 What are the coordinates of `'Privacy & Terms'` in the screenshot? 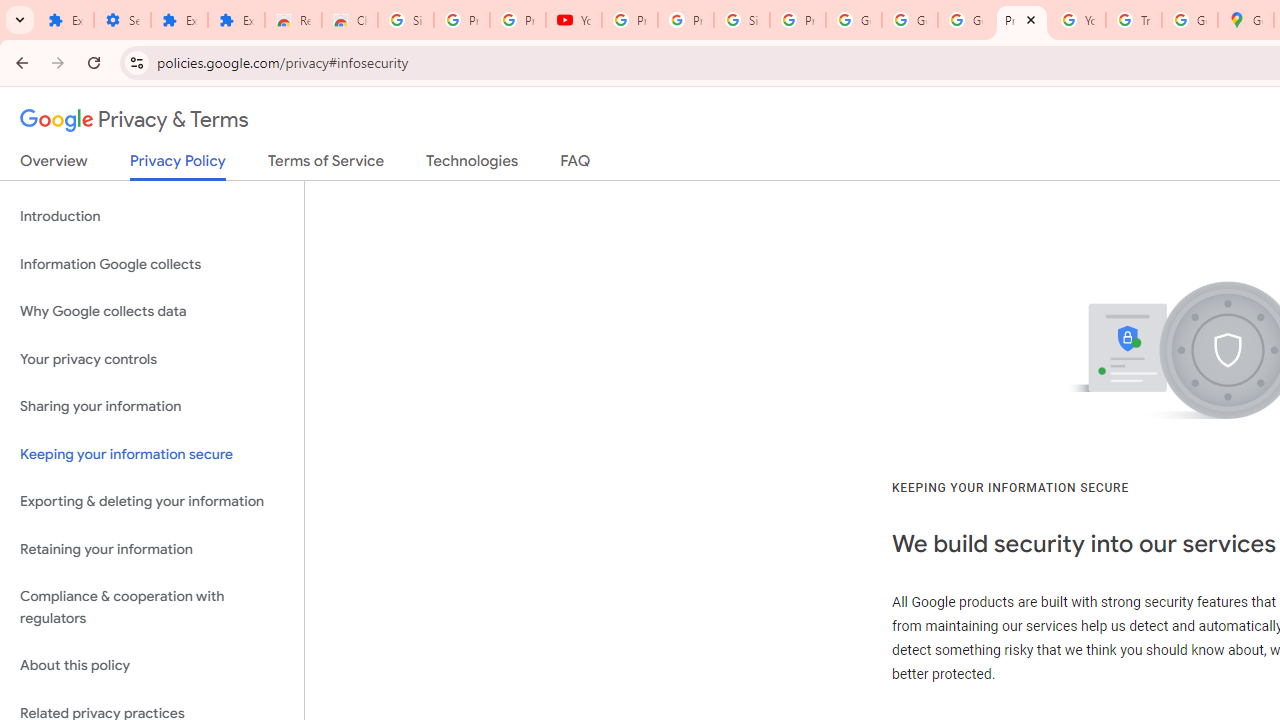 It's located at (134, 120).